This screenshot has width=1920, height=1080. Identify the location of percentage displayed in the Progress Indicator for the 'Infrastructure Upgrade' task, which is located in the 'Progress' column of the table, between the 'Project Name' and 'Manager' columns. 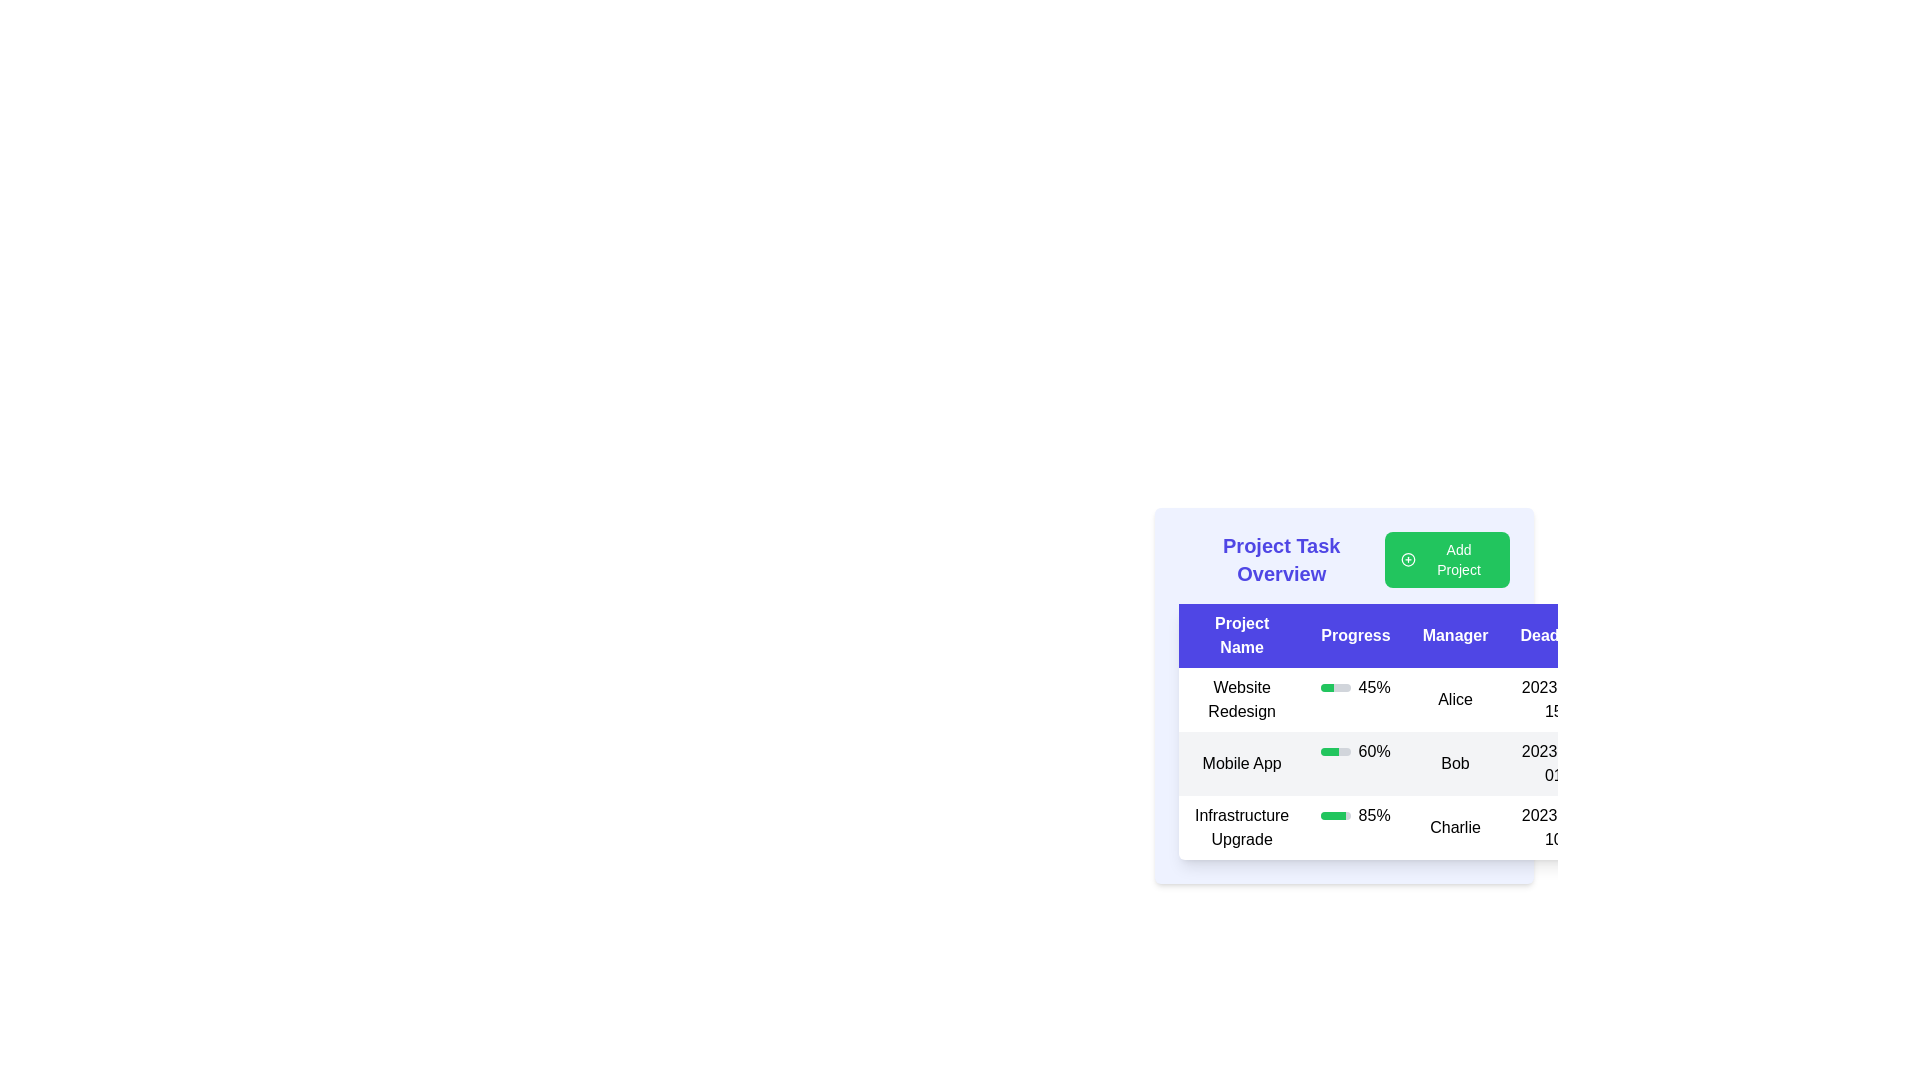
(1355, 816).